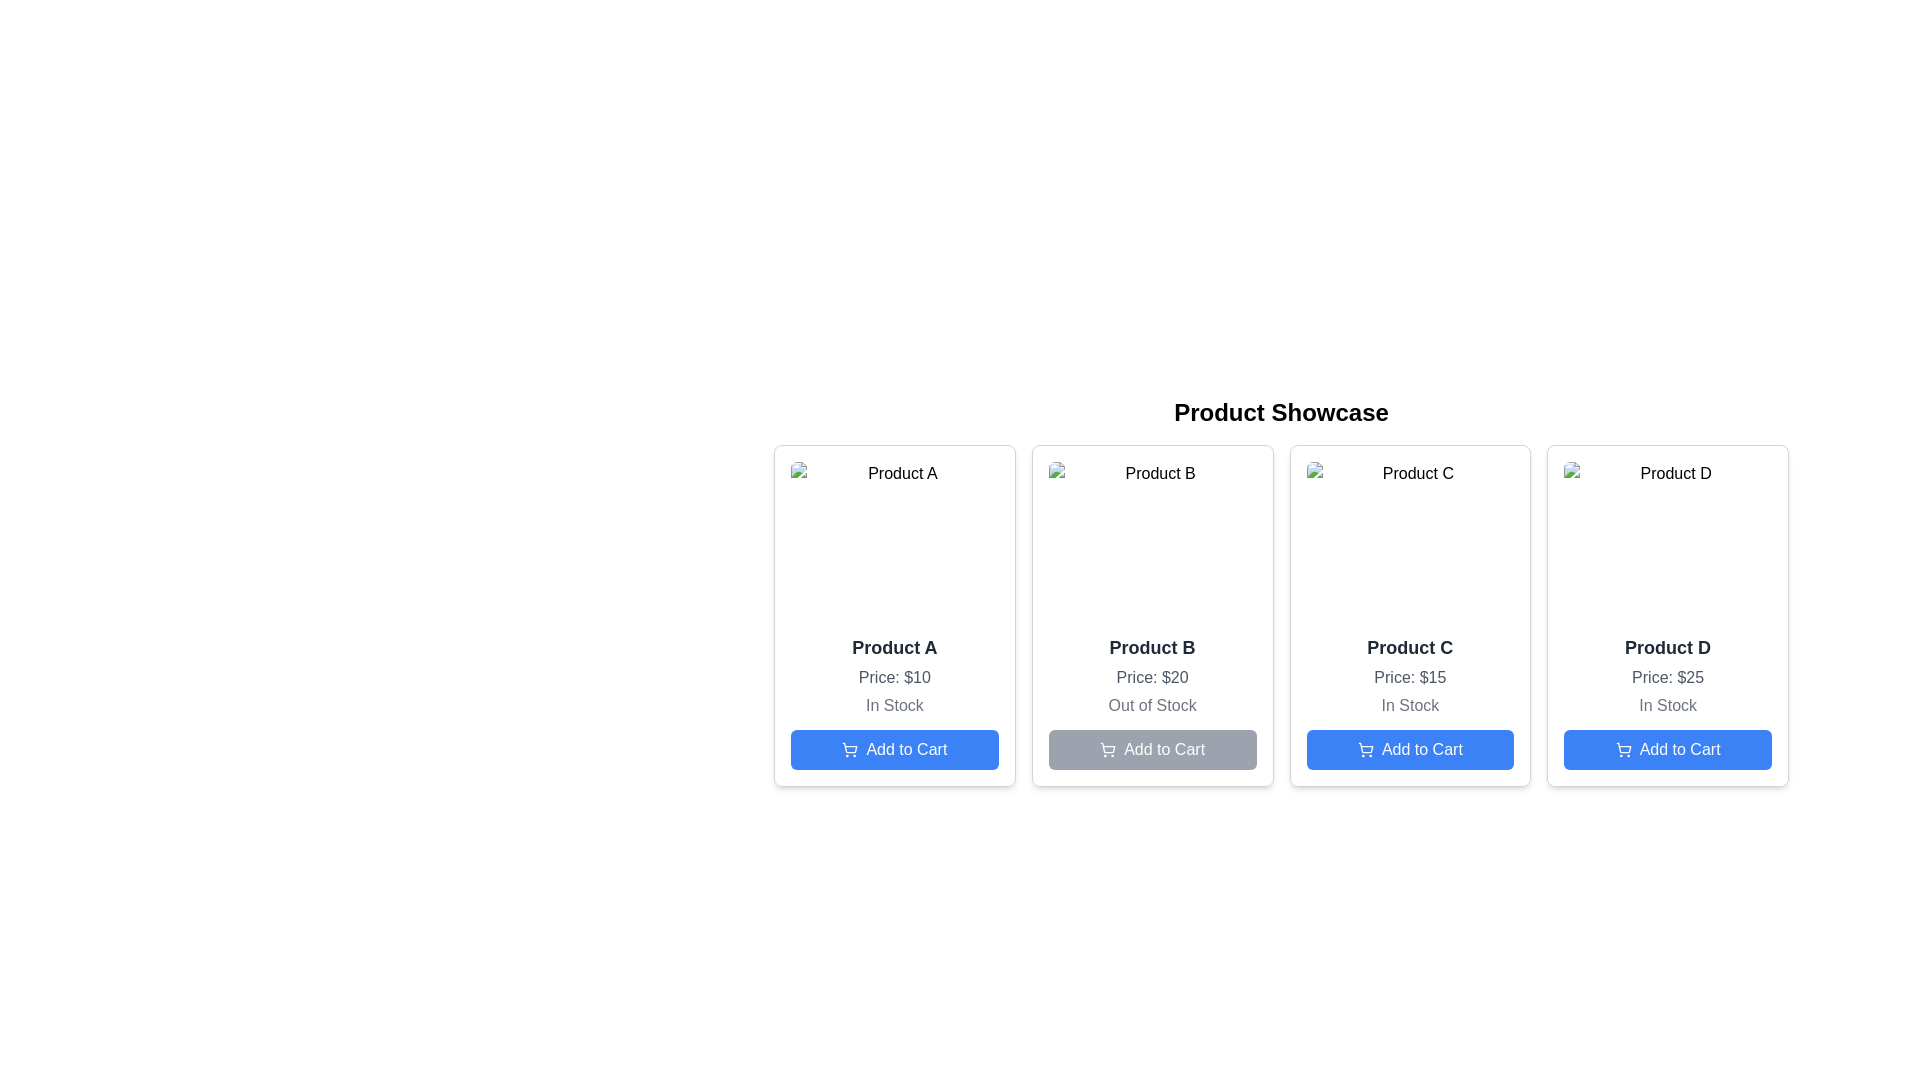 The height and width of the screenshot is (1080, 1920). I want to click on the small shopping cart icon located inside the 'Add to Cart' button for 'Product C' in the third column of the product showcase grid, so click(1364, 749).